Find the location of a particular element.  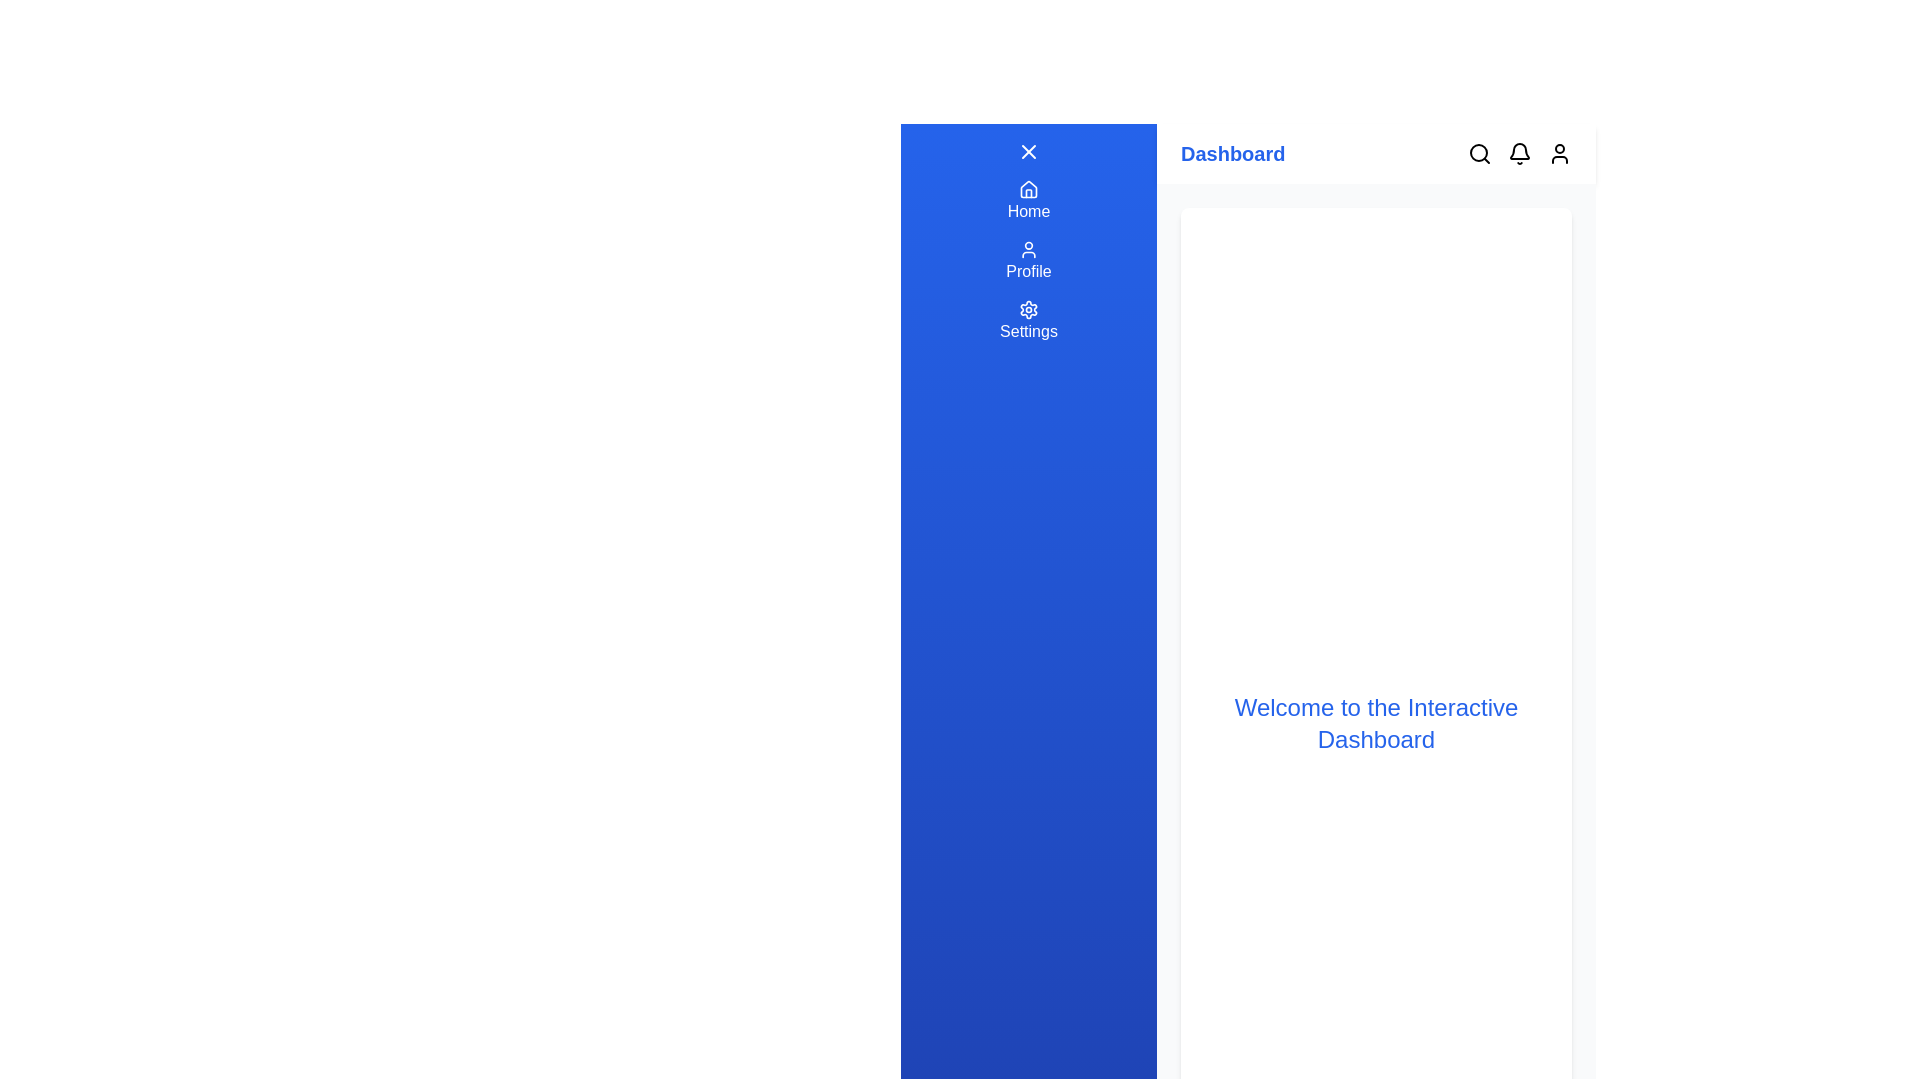

the close icon (SVG) located at the top of the vertical navigation bar is located at coordinates (1028, 150).